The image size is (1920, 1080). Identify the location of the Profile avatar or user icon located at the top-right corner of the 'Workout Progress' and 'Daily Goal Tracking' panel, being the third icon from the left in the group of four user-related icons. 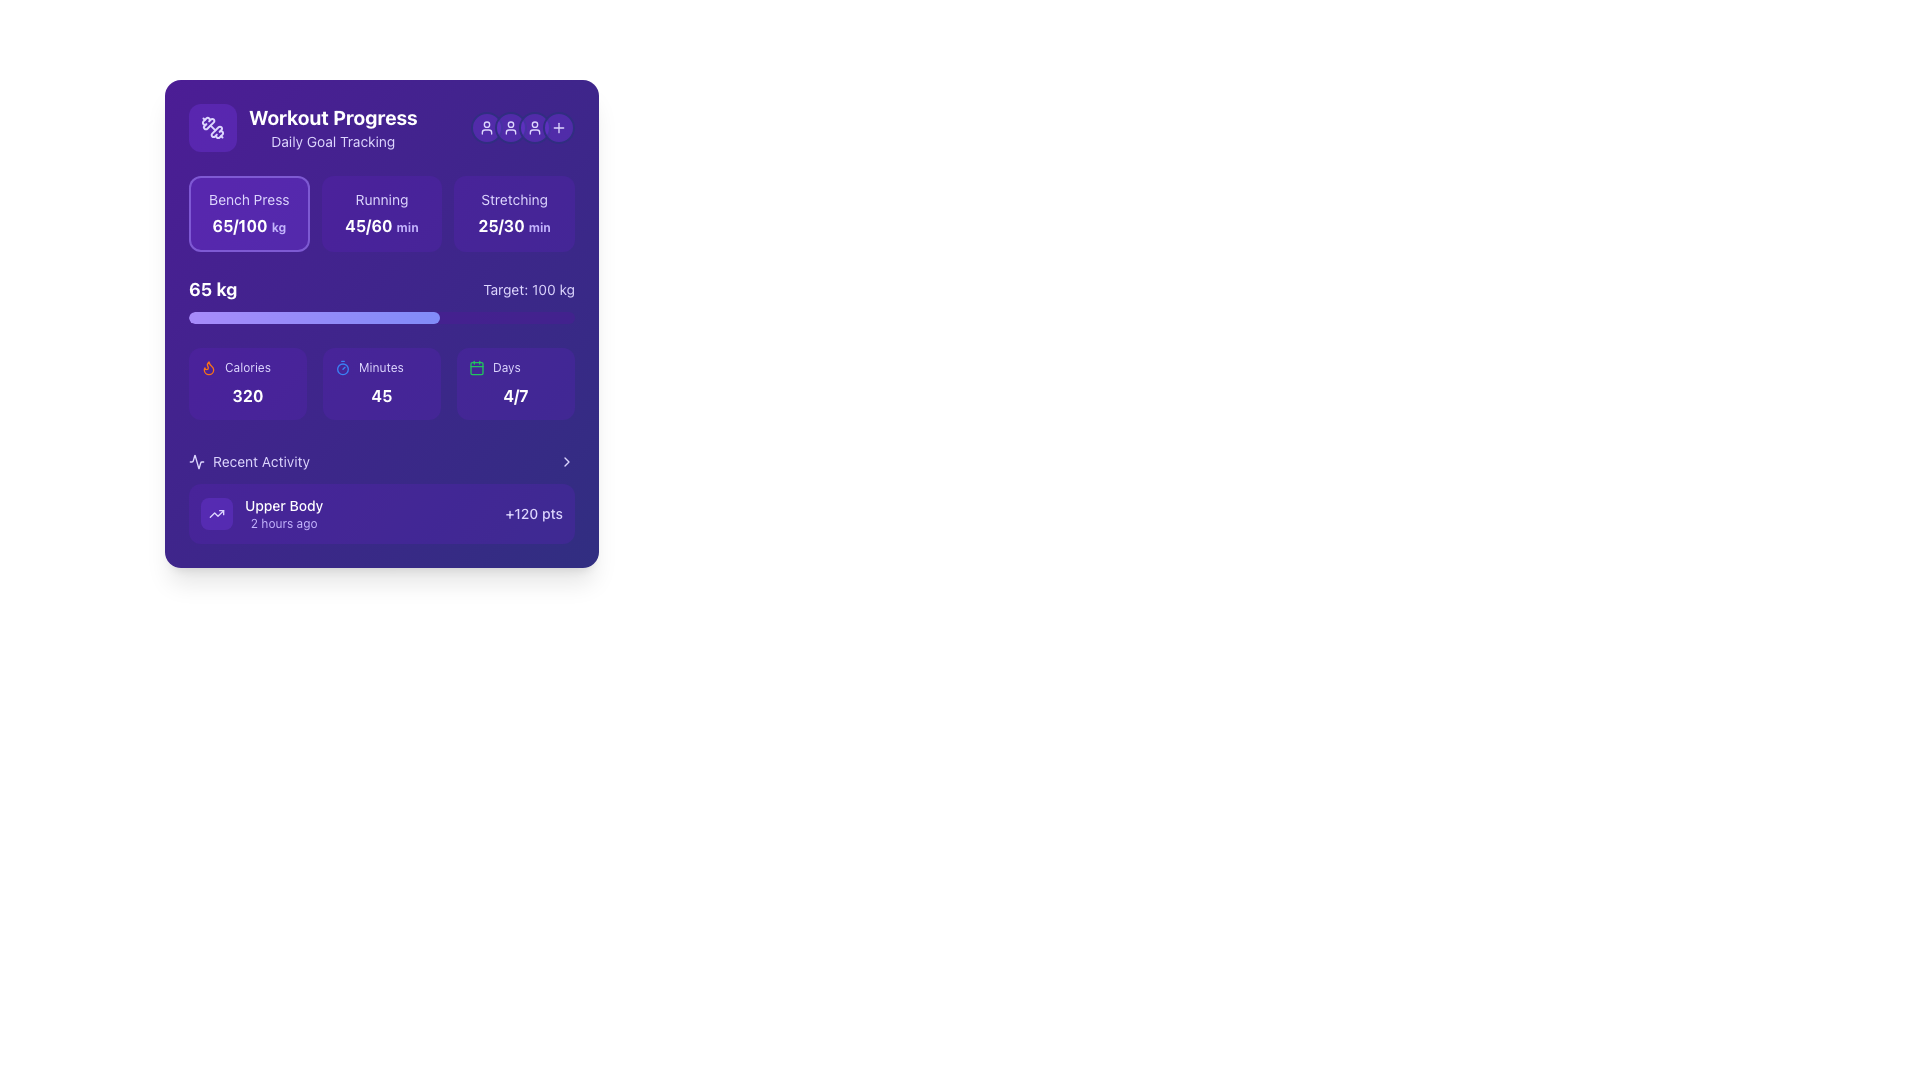
(523, 127).